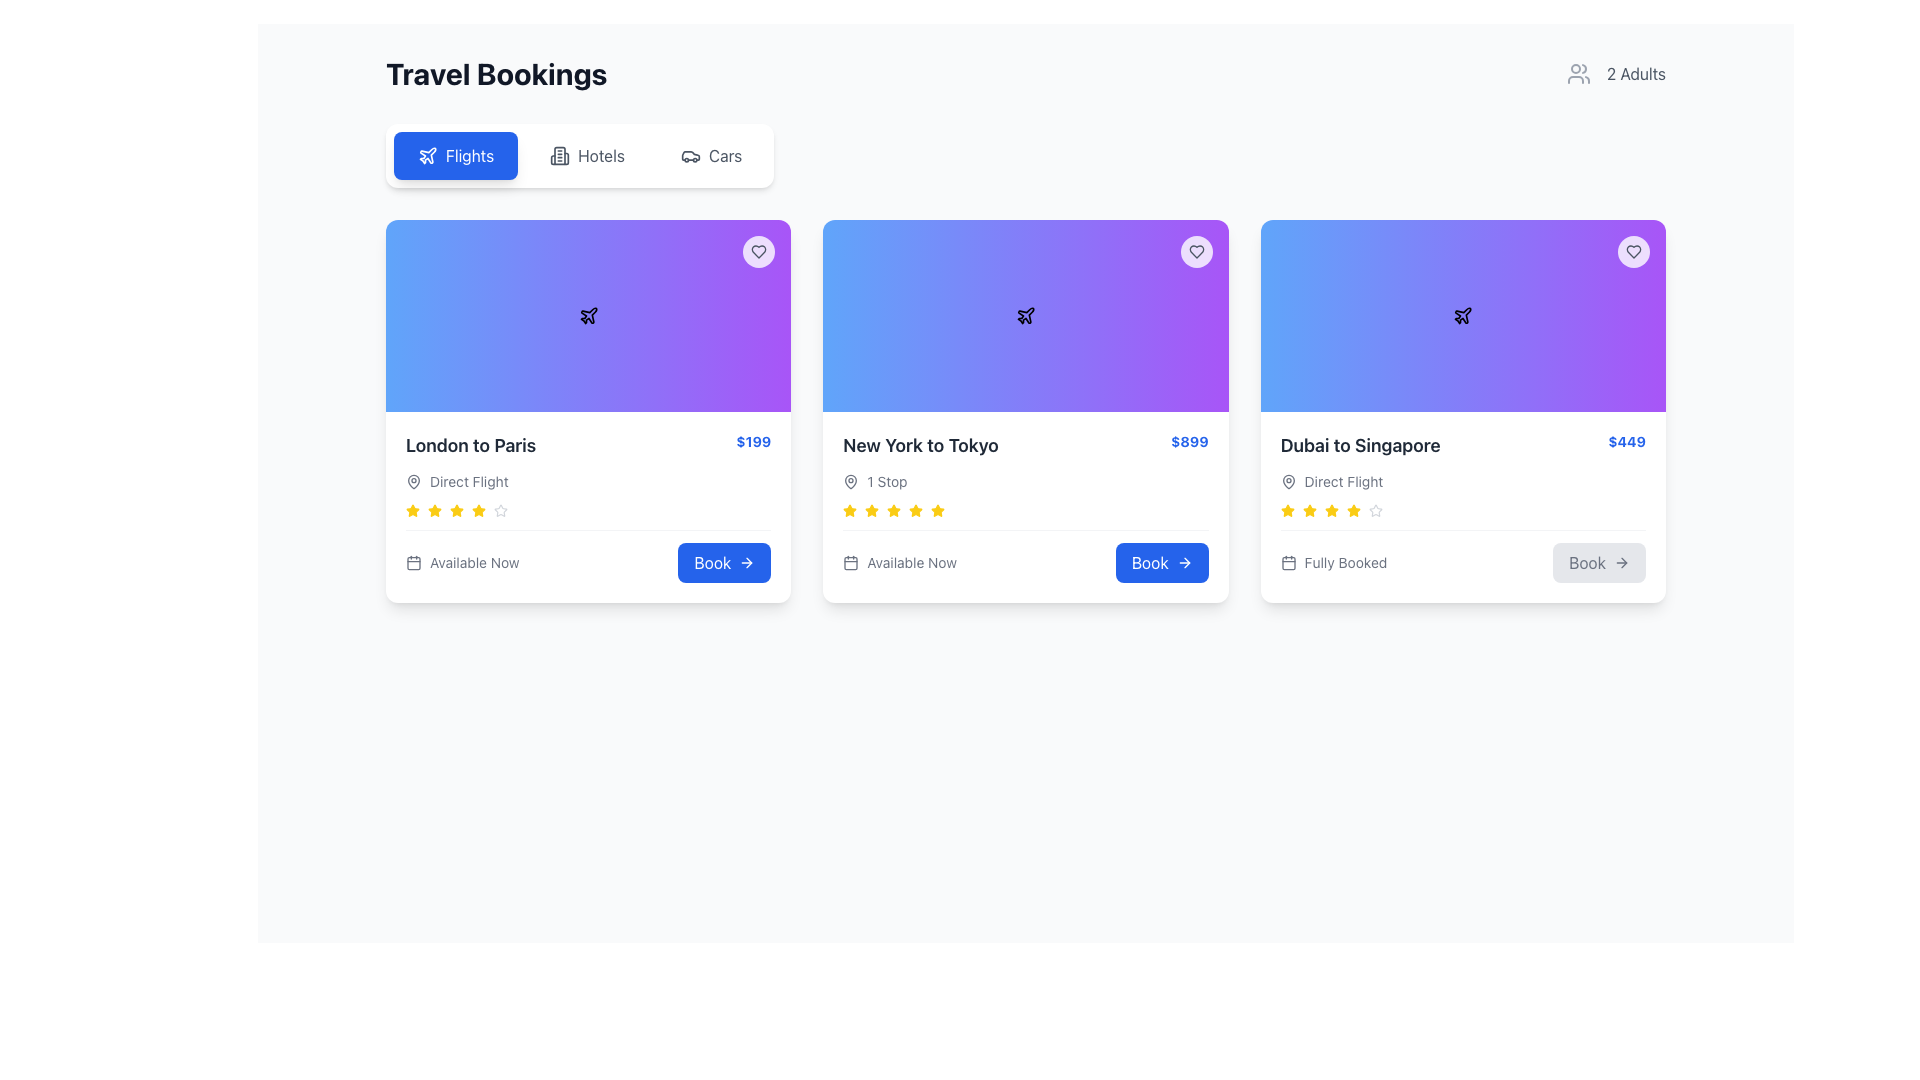  Describe the element at coordinates (1196, 250) in the screenshot. I see `the 'favorite' or 'like' button located in the top-right corner of the 'New York` at that location.